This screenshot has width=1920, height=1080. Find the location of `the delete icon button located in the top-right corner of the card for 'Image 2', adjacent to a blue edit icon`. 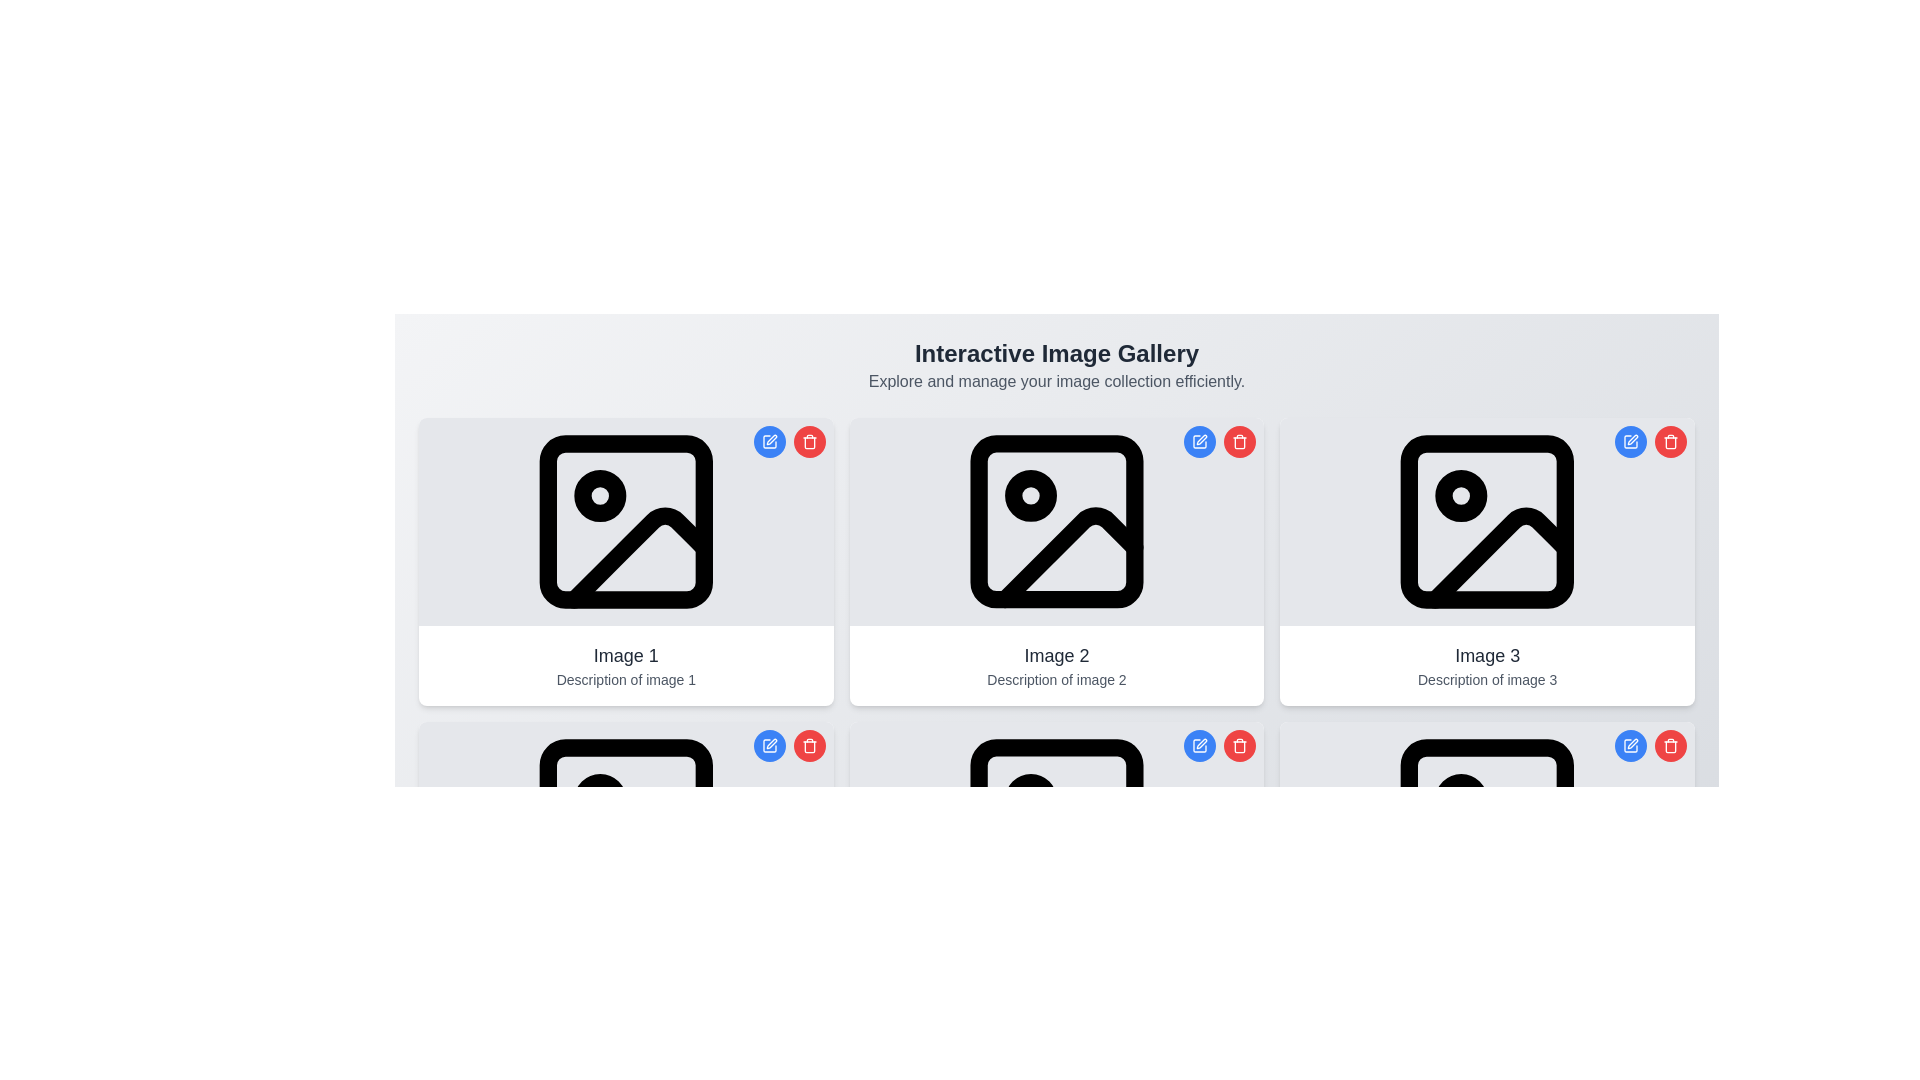

the delete icon button located in the top-right corner of the card for 'Image 2', adjacent to a blue edit icon is located at coordinates (809, 745).